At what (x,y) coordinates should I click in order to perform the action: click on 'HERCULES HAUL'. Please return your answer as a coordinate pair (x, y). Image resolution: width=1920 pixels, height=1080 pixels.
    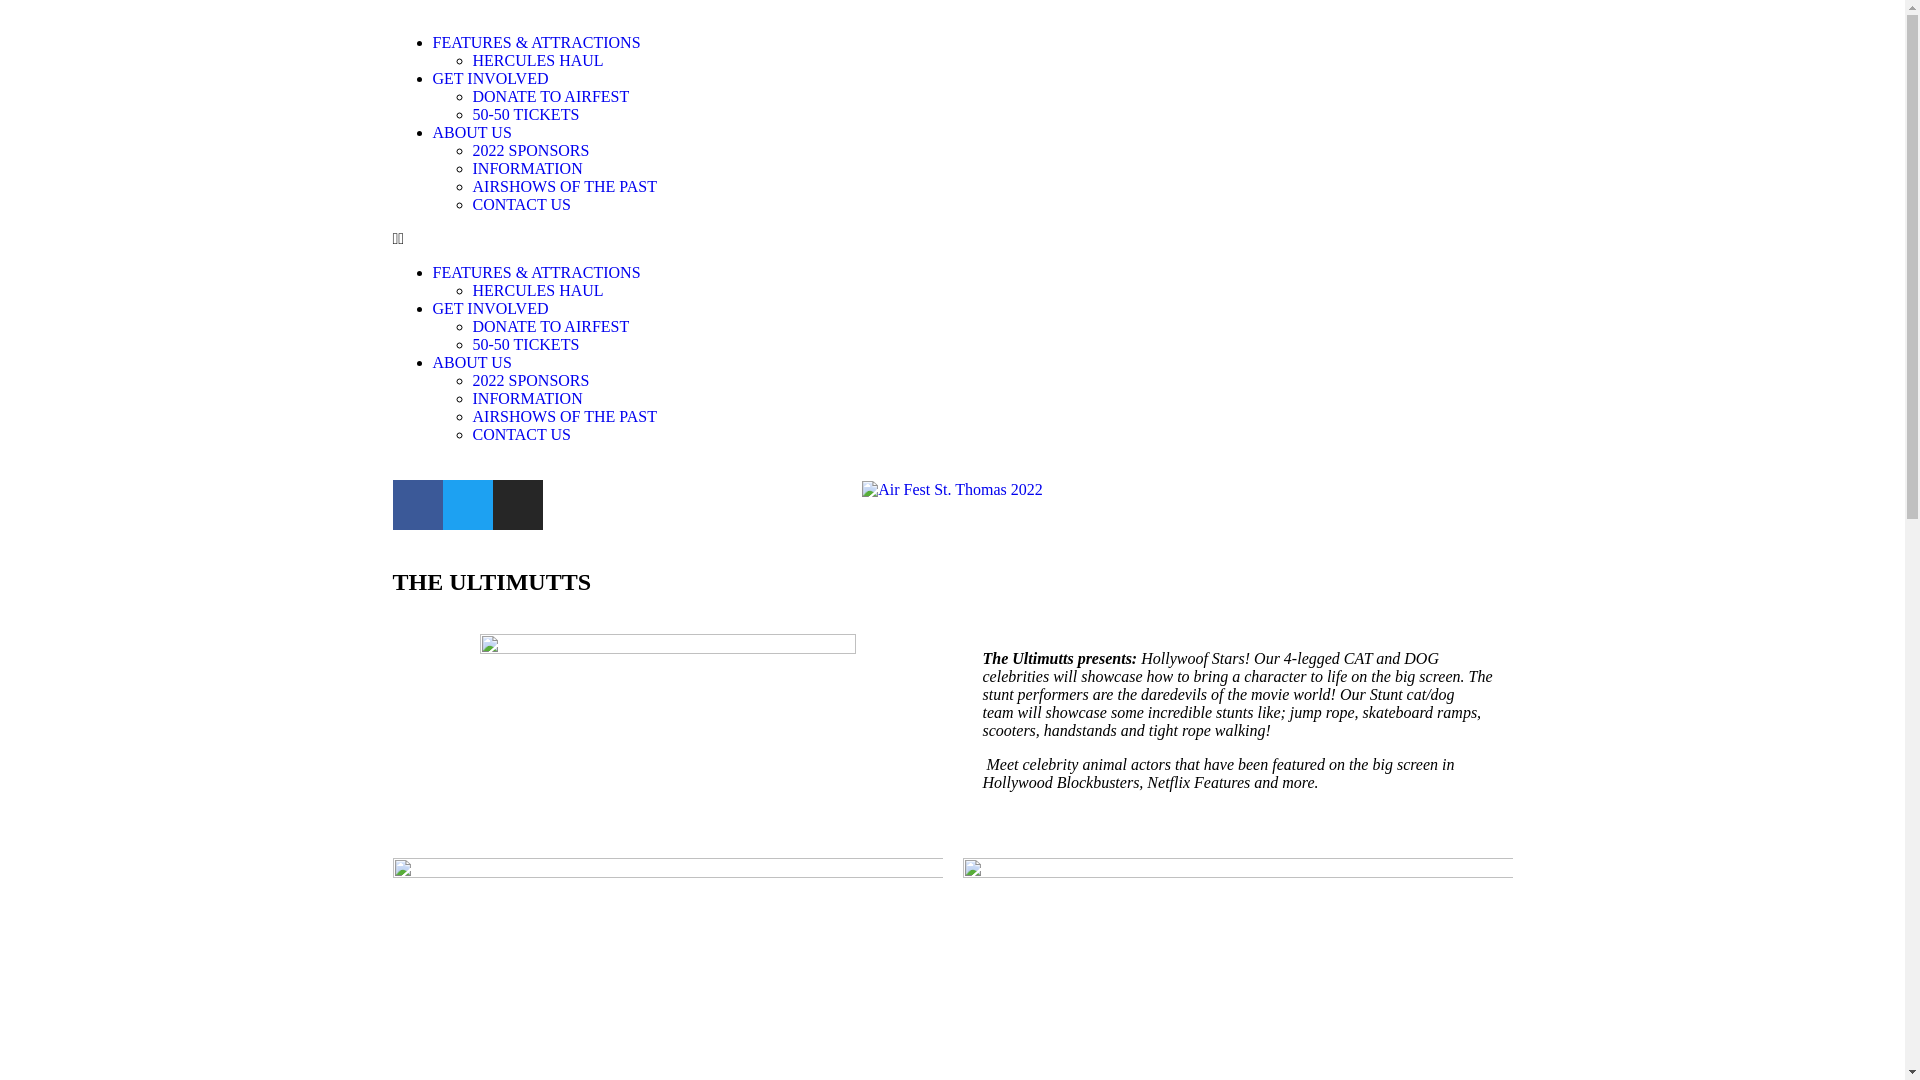
    Looking at the image, I should click on (537, 59).